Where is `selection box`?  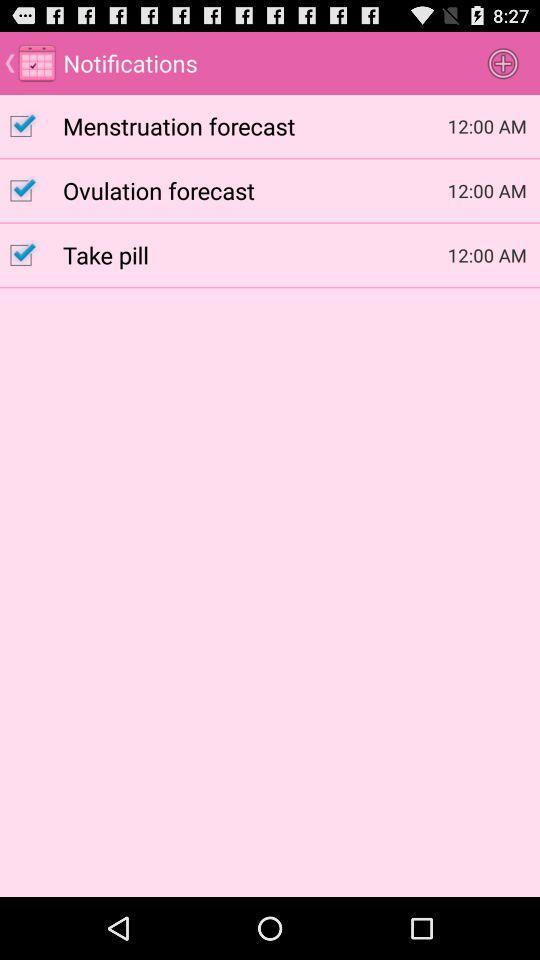
selection box is located at coordinates (30, 190).